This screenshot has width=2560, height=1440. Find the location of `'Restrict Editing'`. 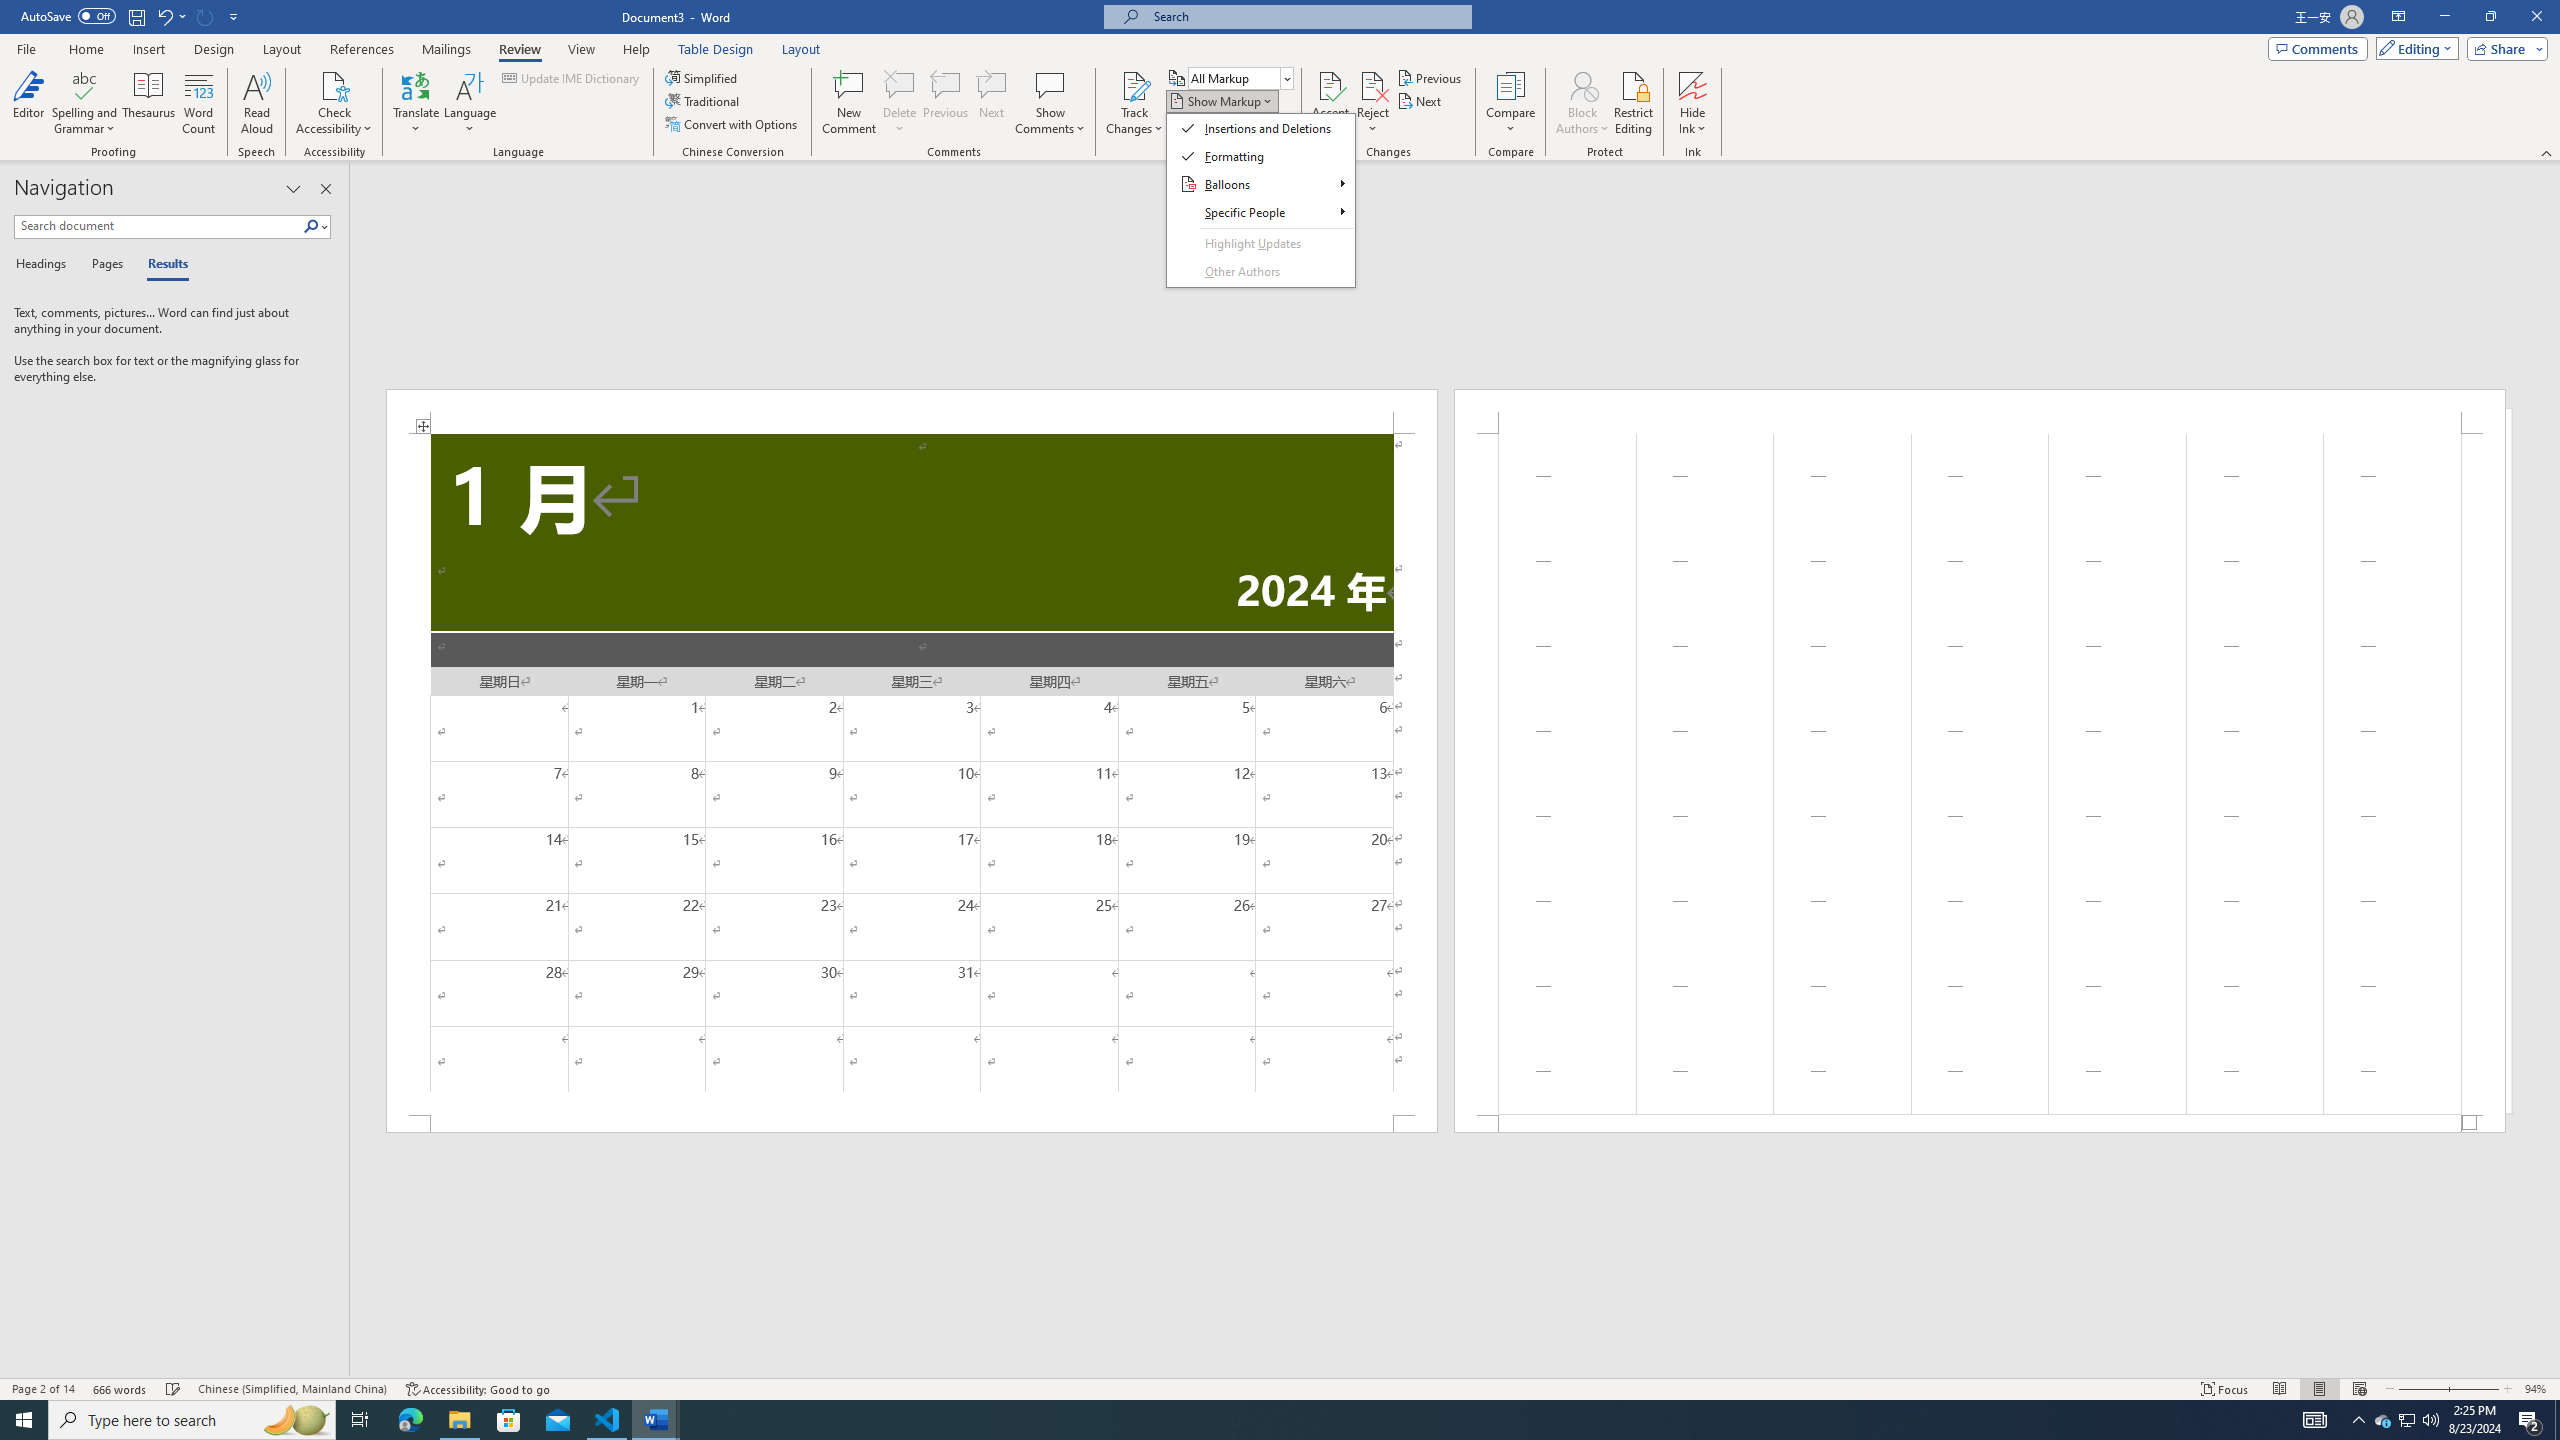

'Restrict Editing' is located at coordinates (1634, 103).